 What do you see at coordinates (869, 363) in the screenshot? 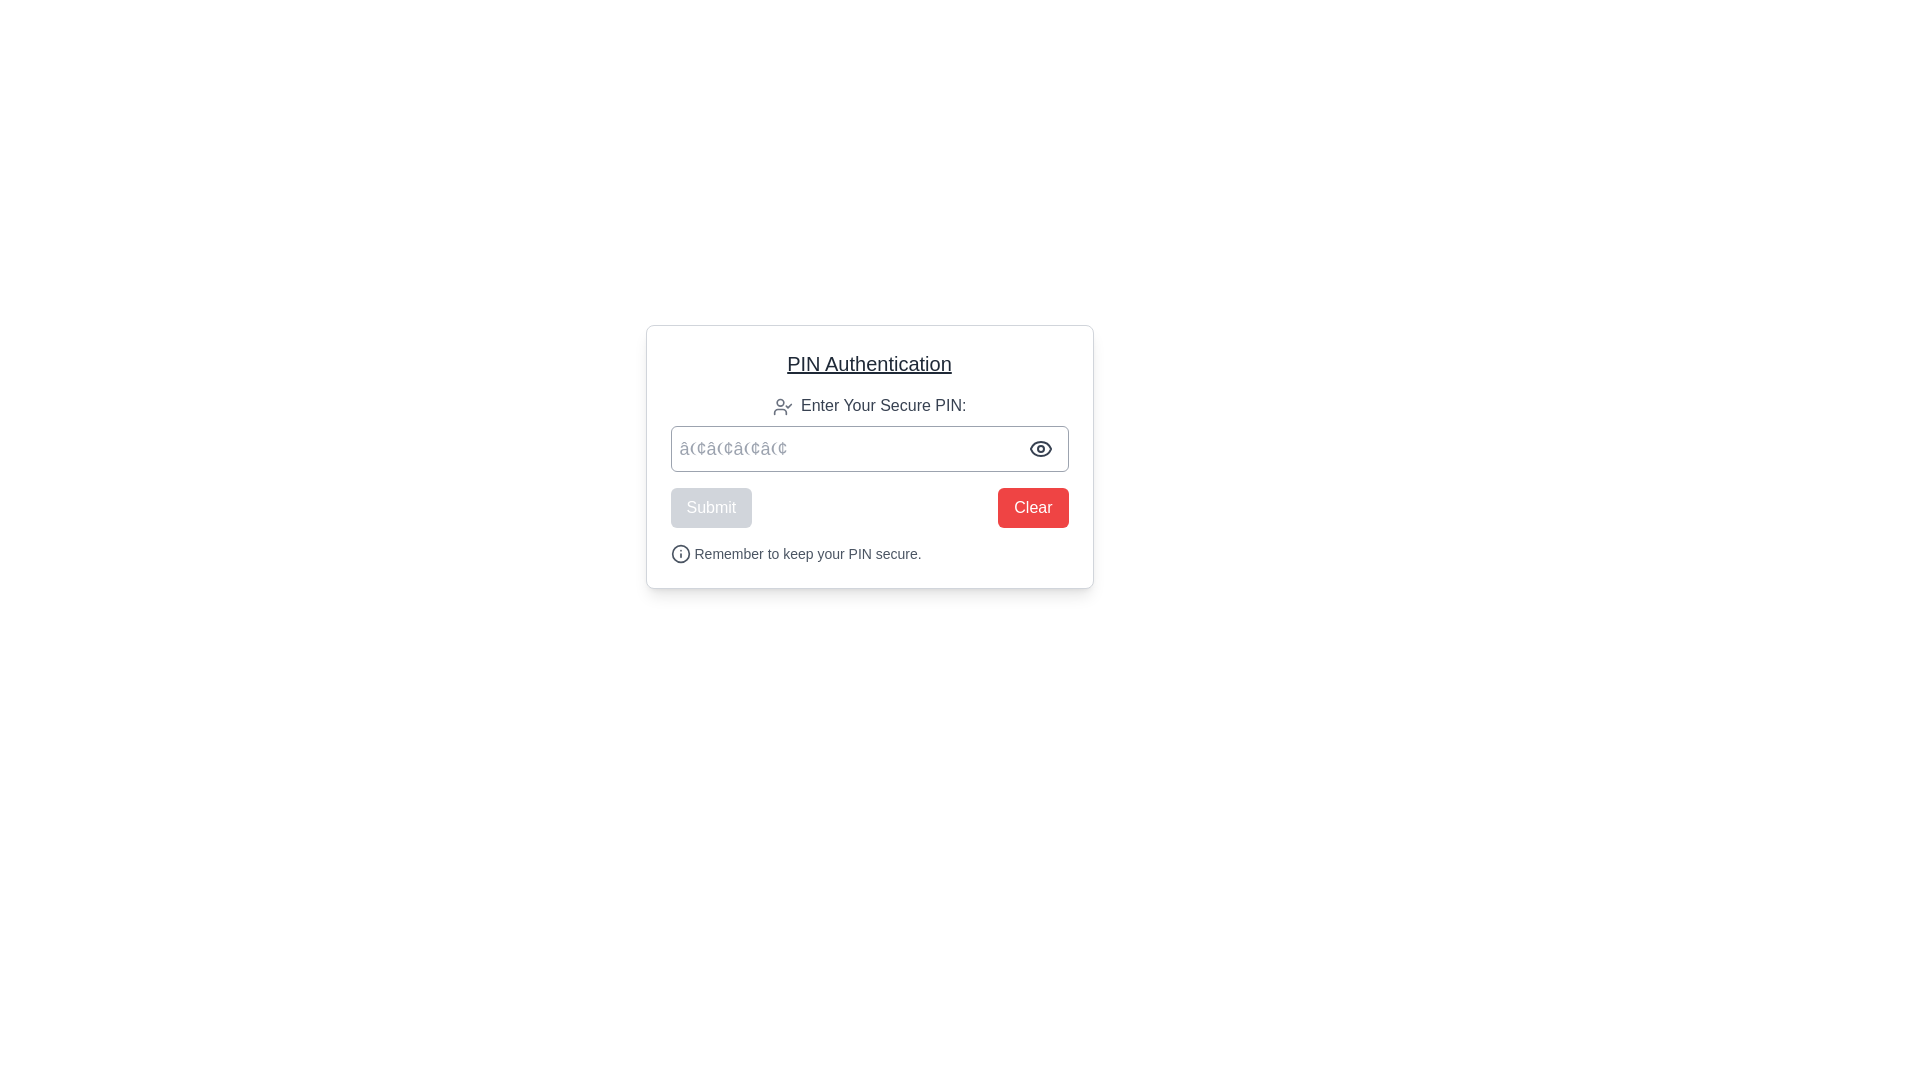
I see `the text header displaying 'PIN Authentication'` at bounding box center [869, 363].